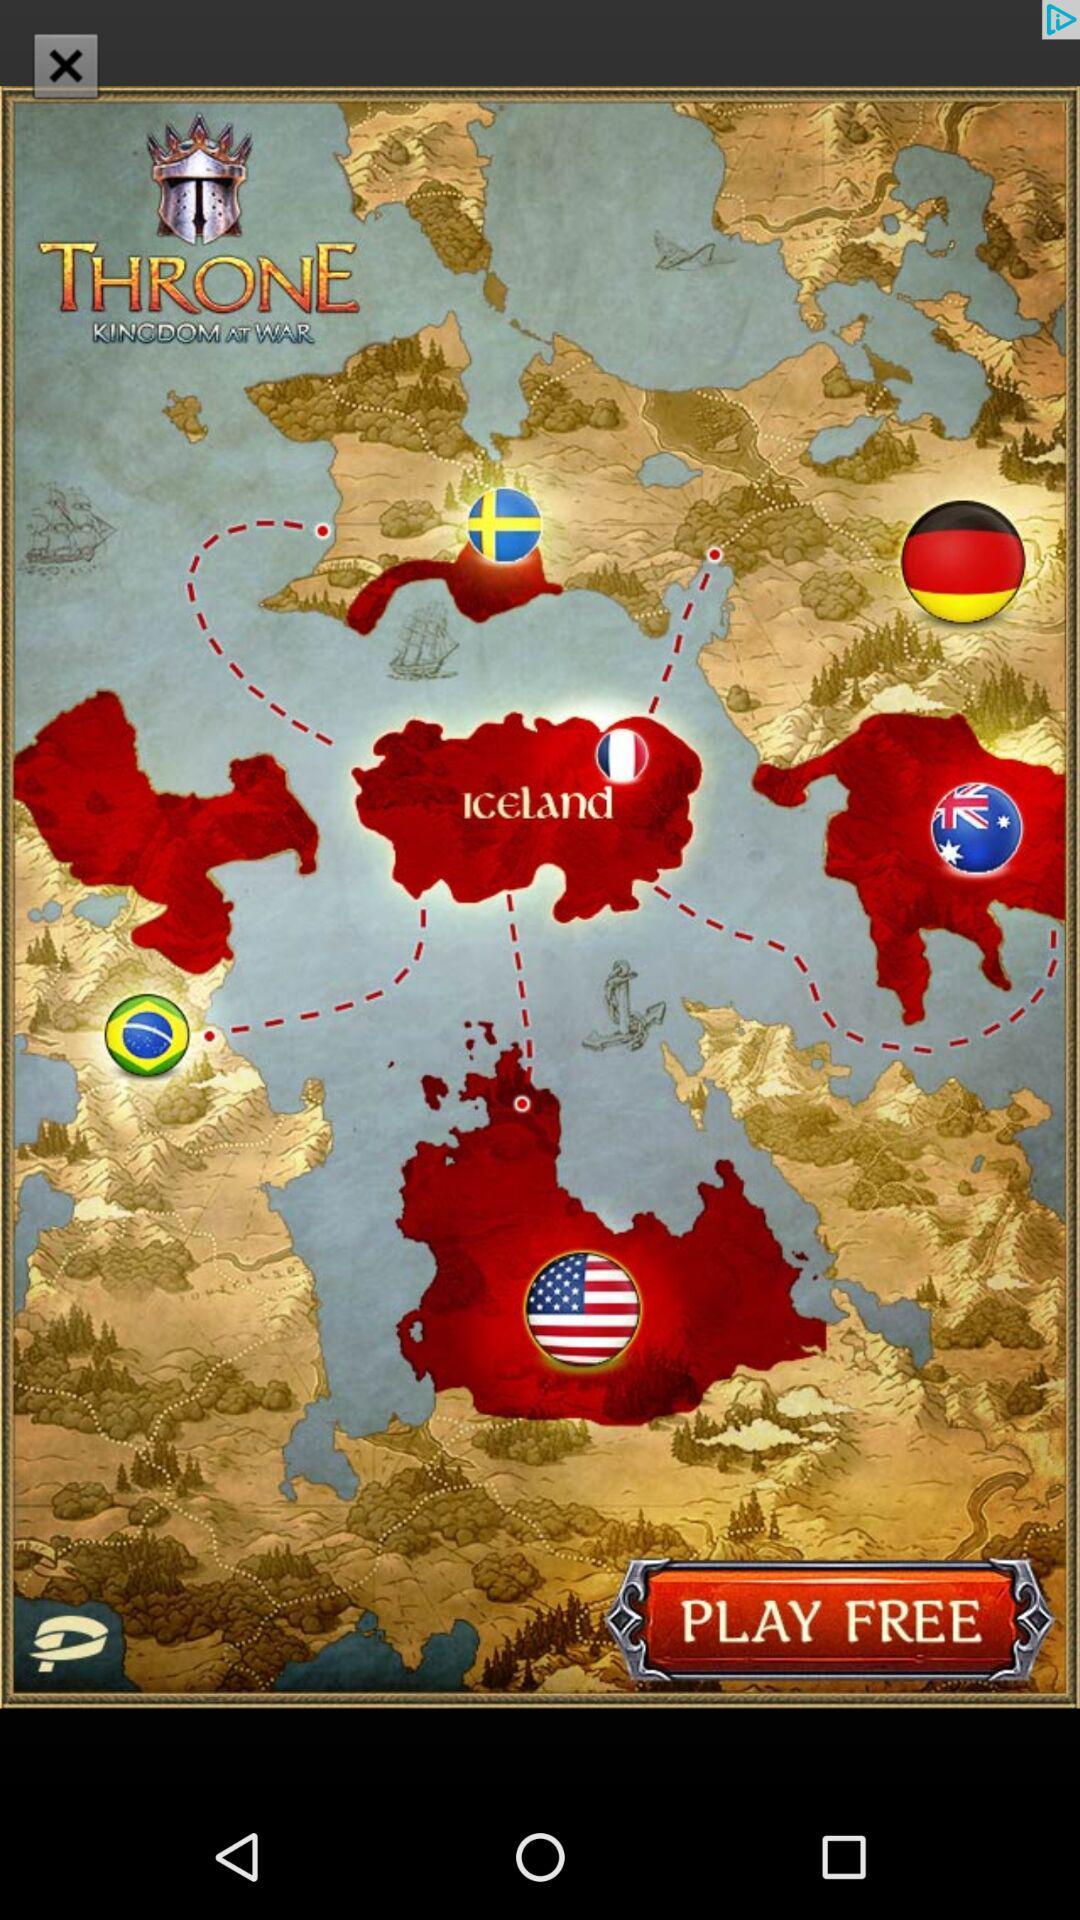 Image resolution: width=1080 pixels, height=1920 pixels. Describe the element at coordinates (77, 83) in the screenshot. I see `the close icon` at that location.